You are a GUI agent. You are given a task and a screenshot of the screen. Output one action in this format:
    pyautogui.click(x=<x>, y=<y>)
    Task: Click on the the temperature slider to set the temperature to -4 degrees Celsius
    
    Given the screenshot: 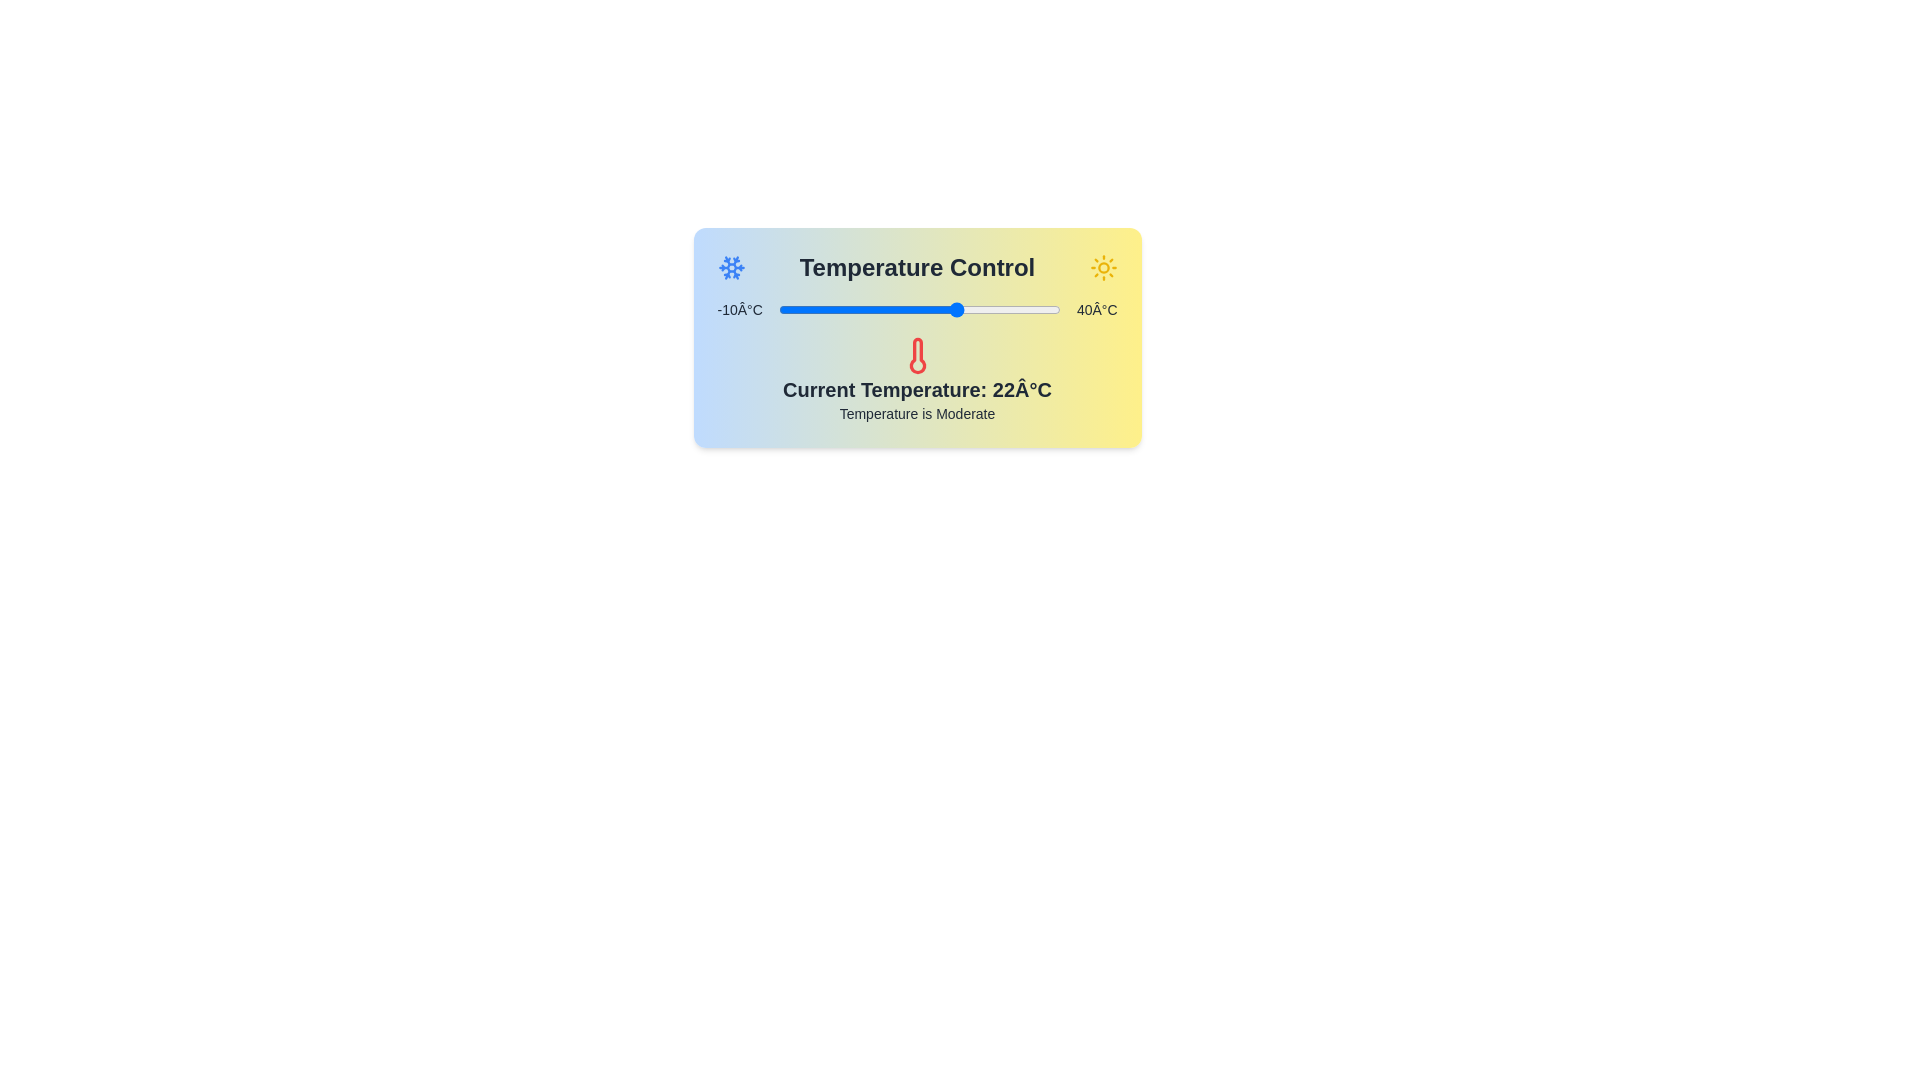 What is the action you would take?
    pyautogui.click(x=812, y=309)
    